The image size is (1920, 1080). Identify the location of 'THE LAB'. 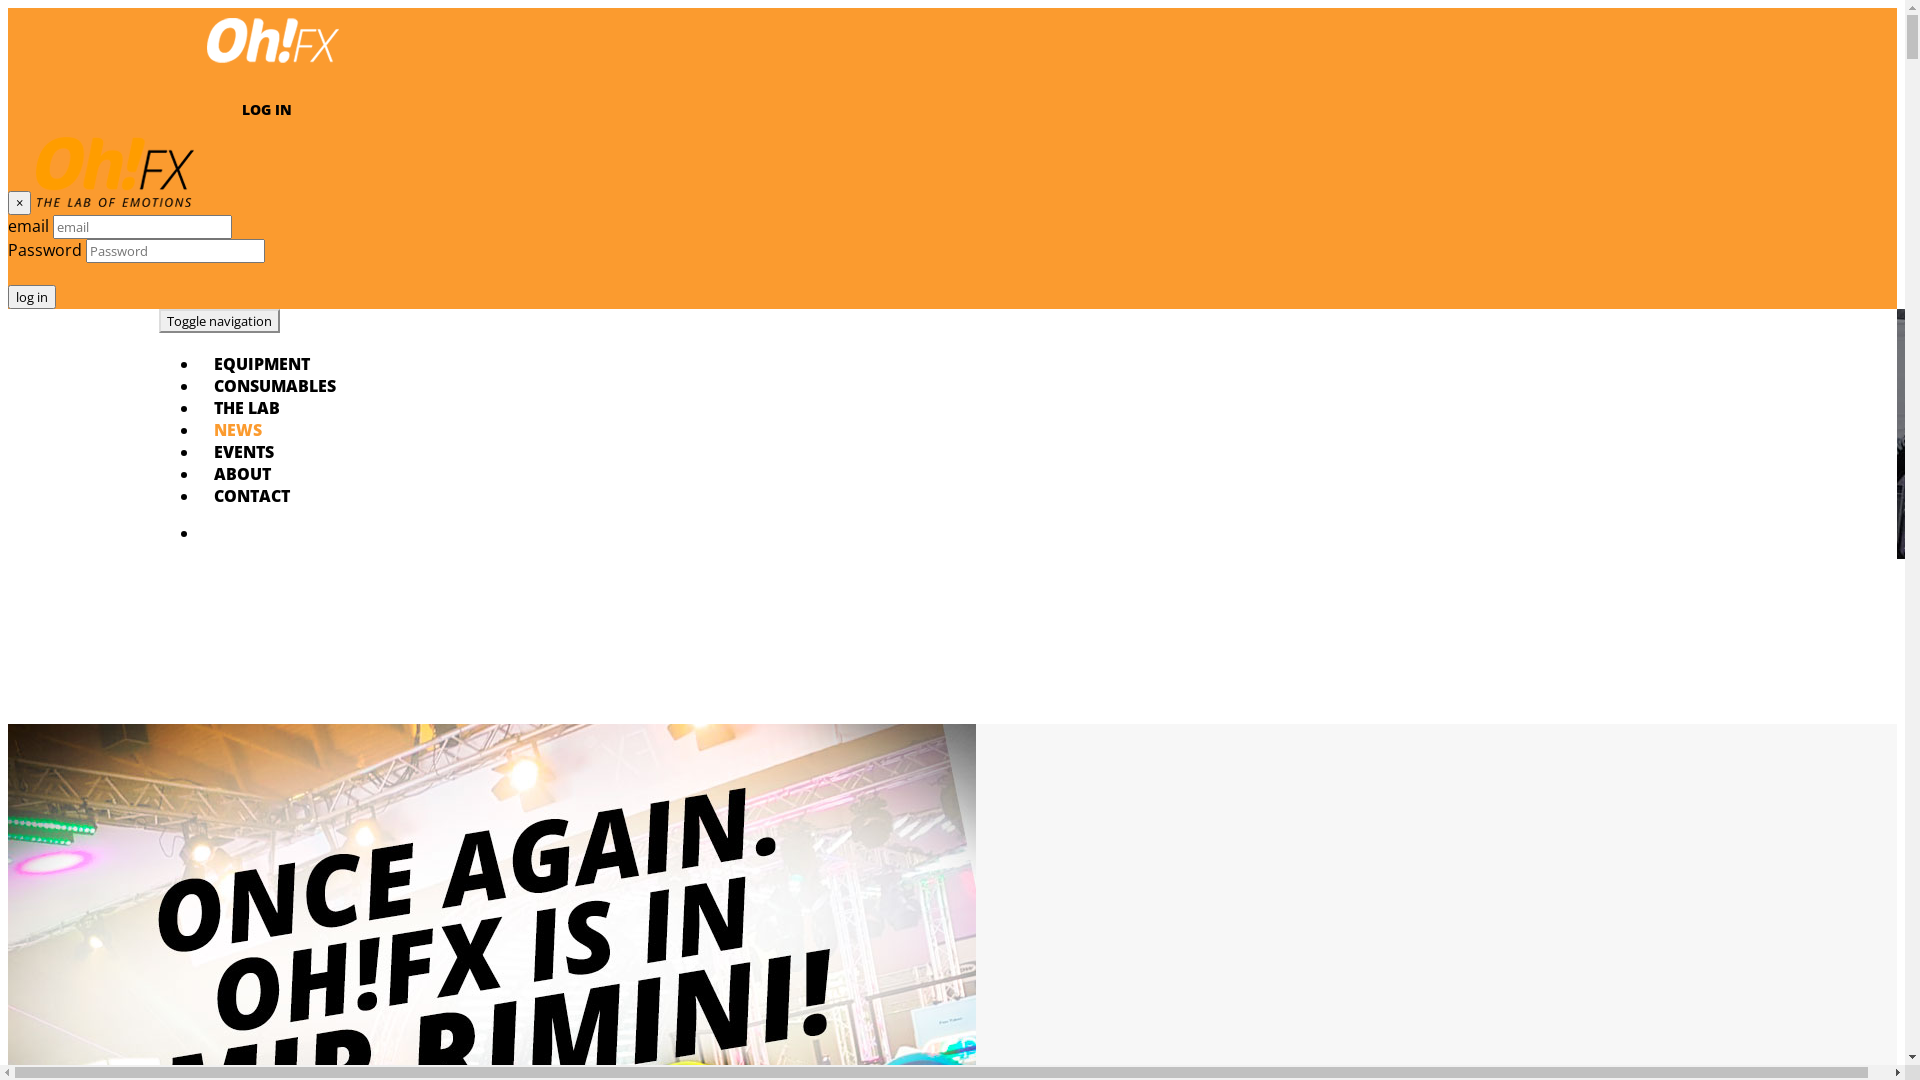
(245, 407).